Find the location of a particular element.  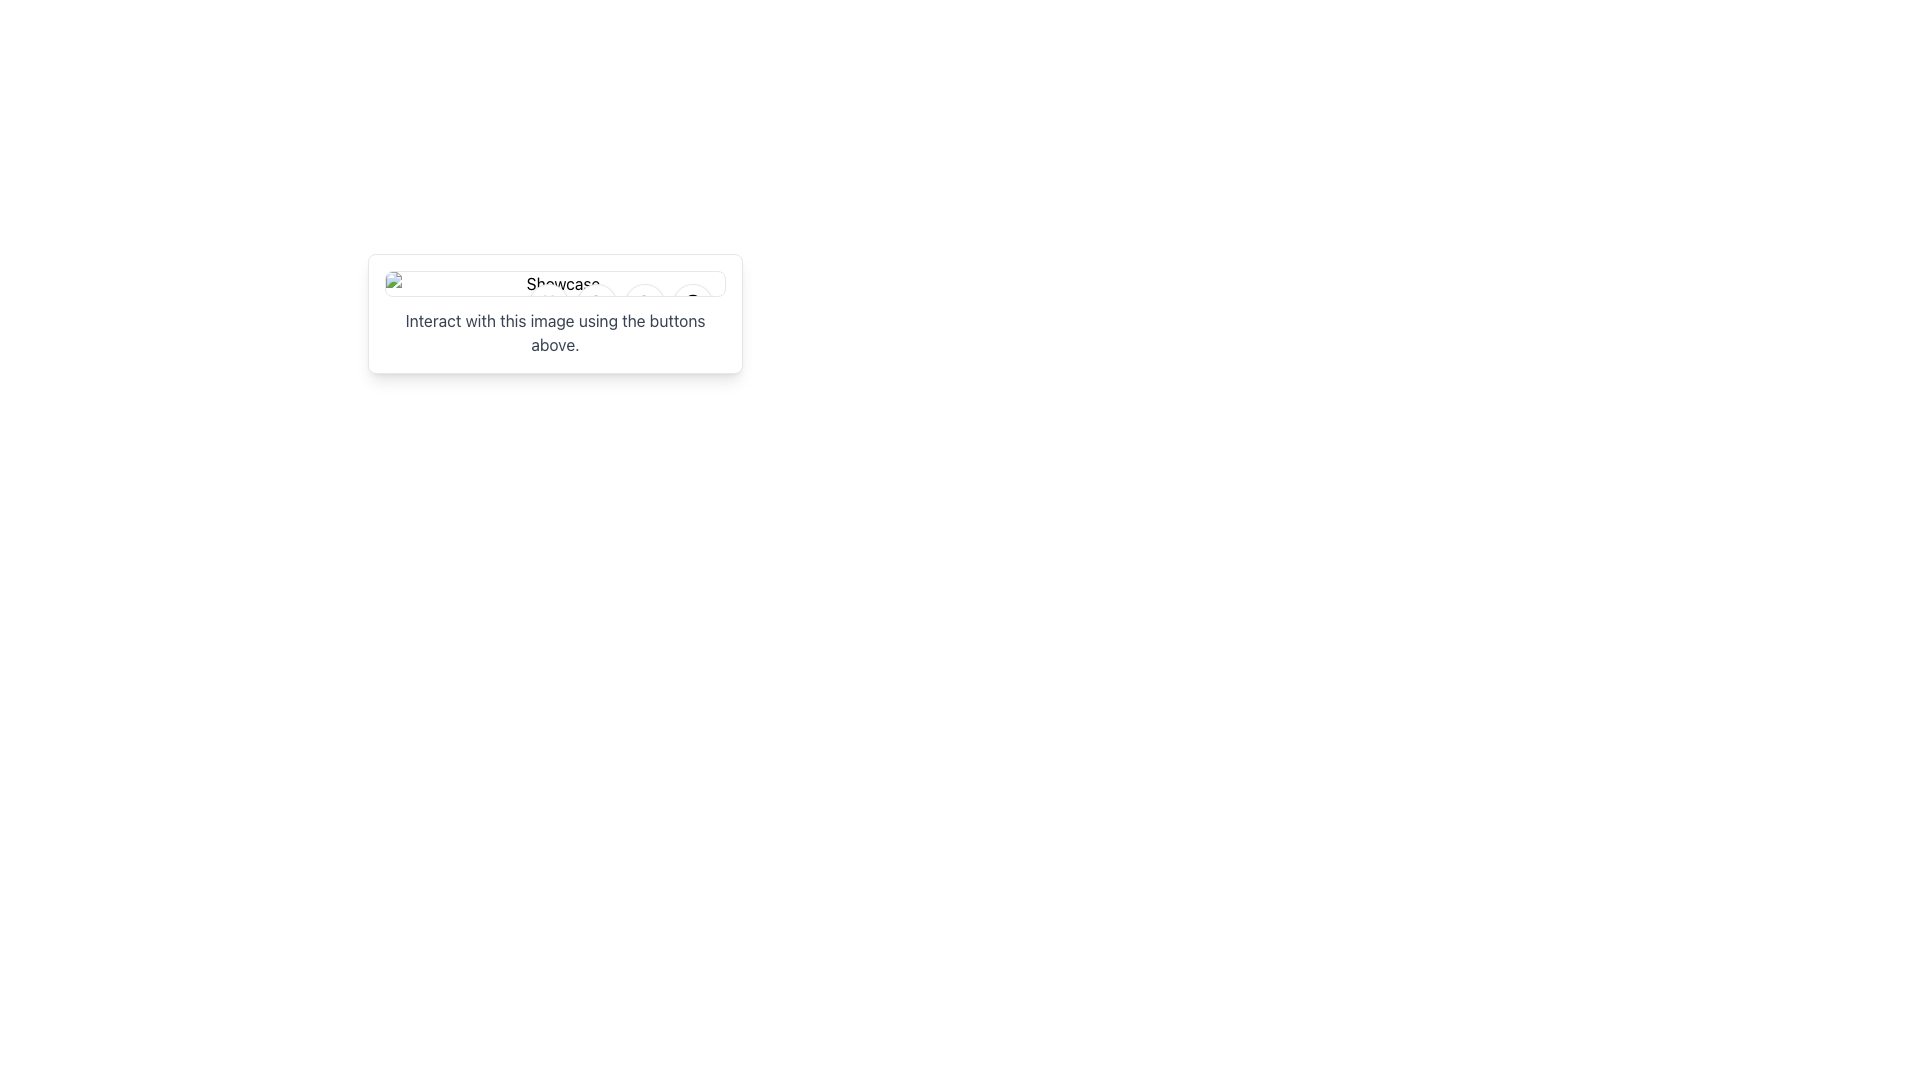

the circular informational icon with an 'i' symbol is located at coordinates (692, 304).